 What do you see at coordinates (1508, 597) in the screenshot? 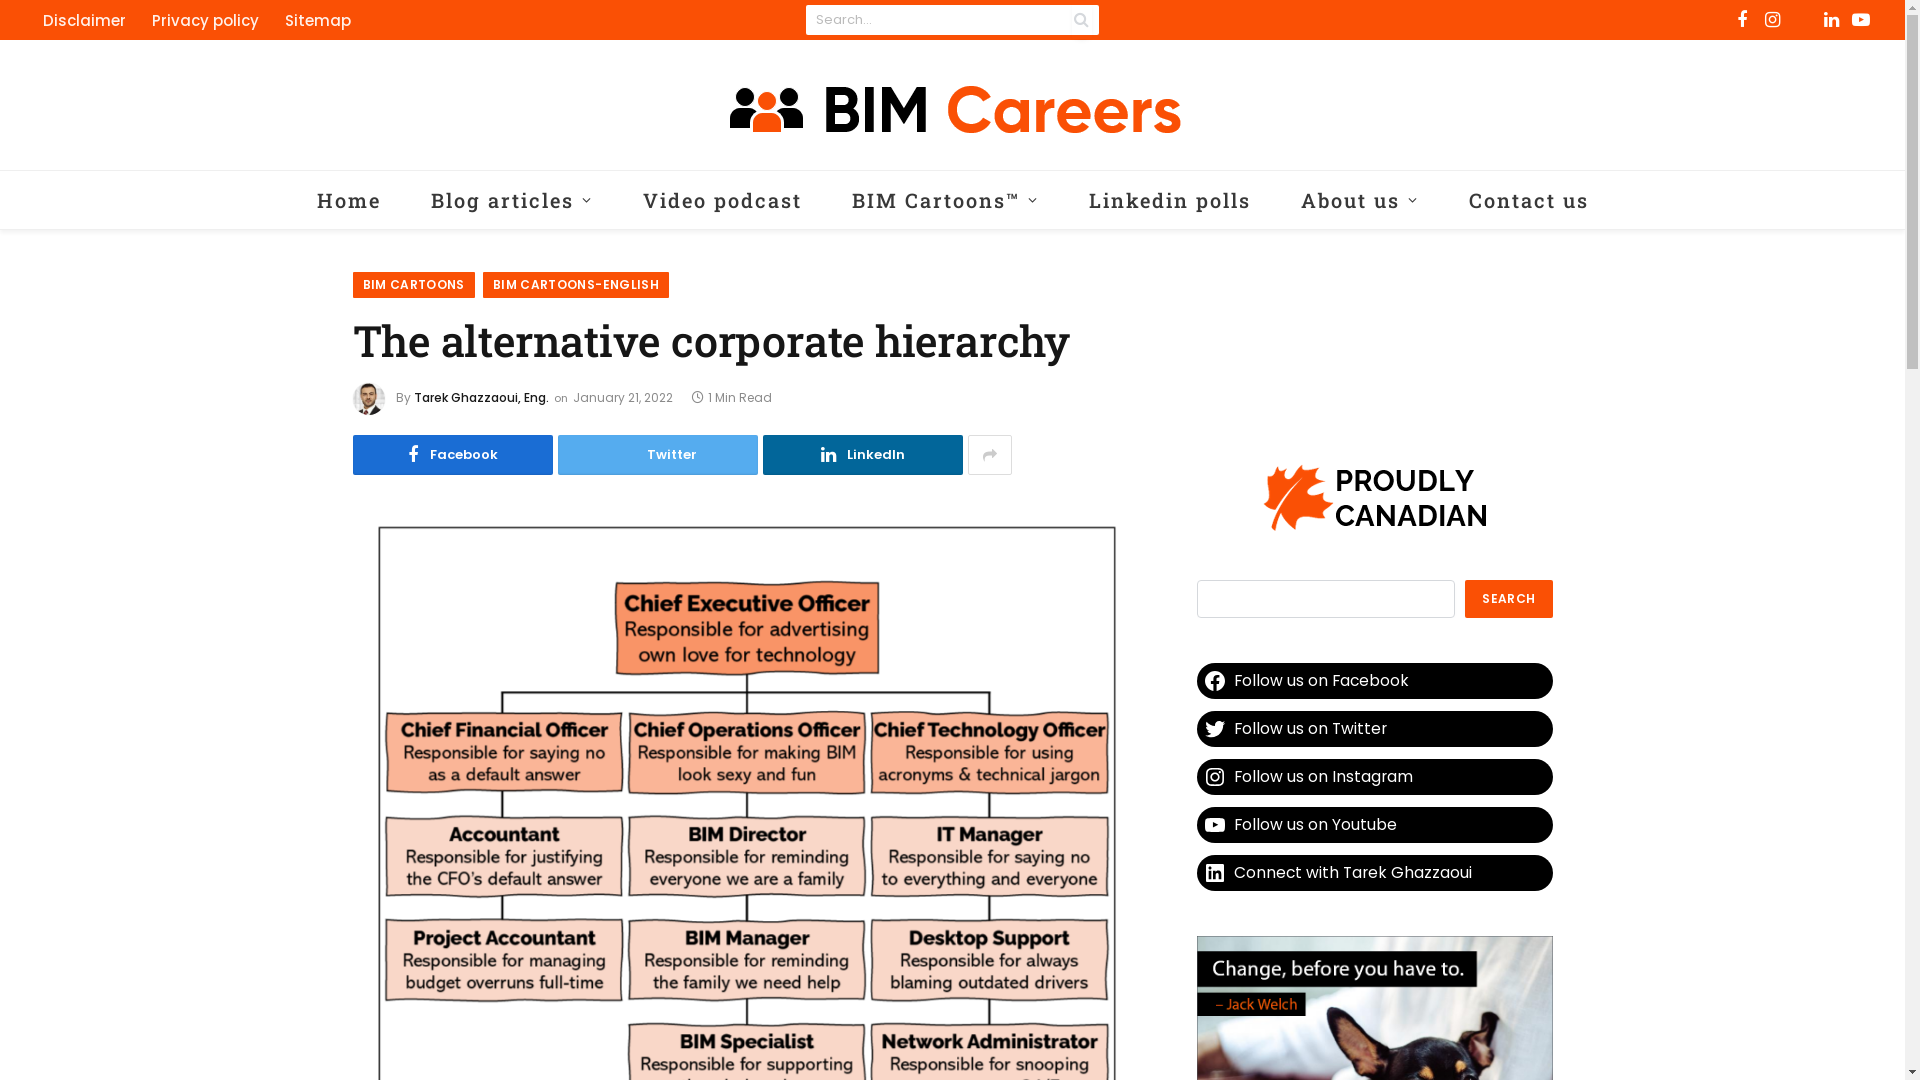
I see `'SEARCH'` at bounding box center [1508, 597].